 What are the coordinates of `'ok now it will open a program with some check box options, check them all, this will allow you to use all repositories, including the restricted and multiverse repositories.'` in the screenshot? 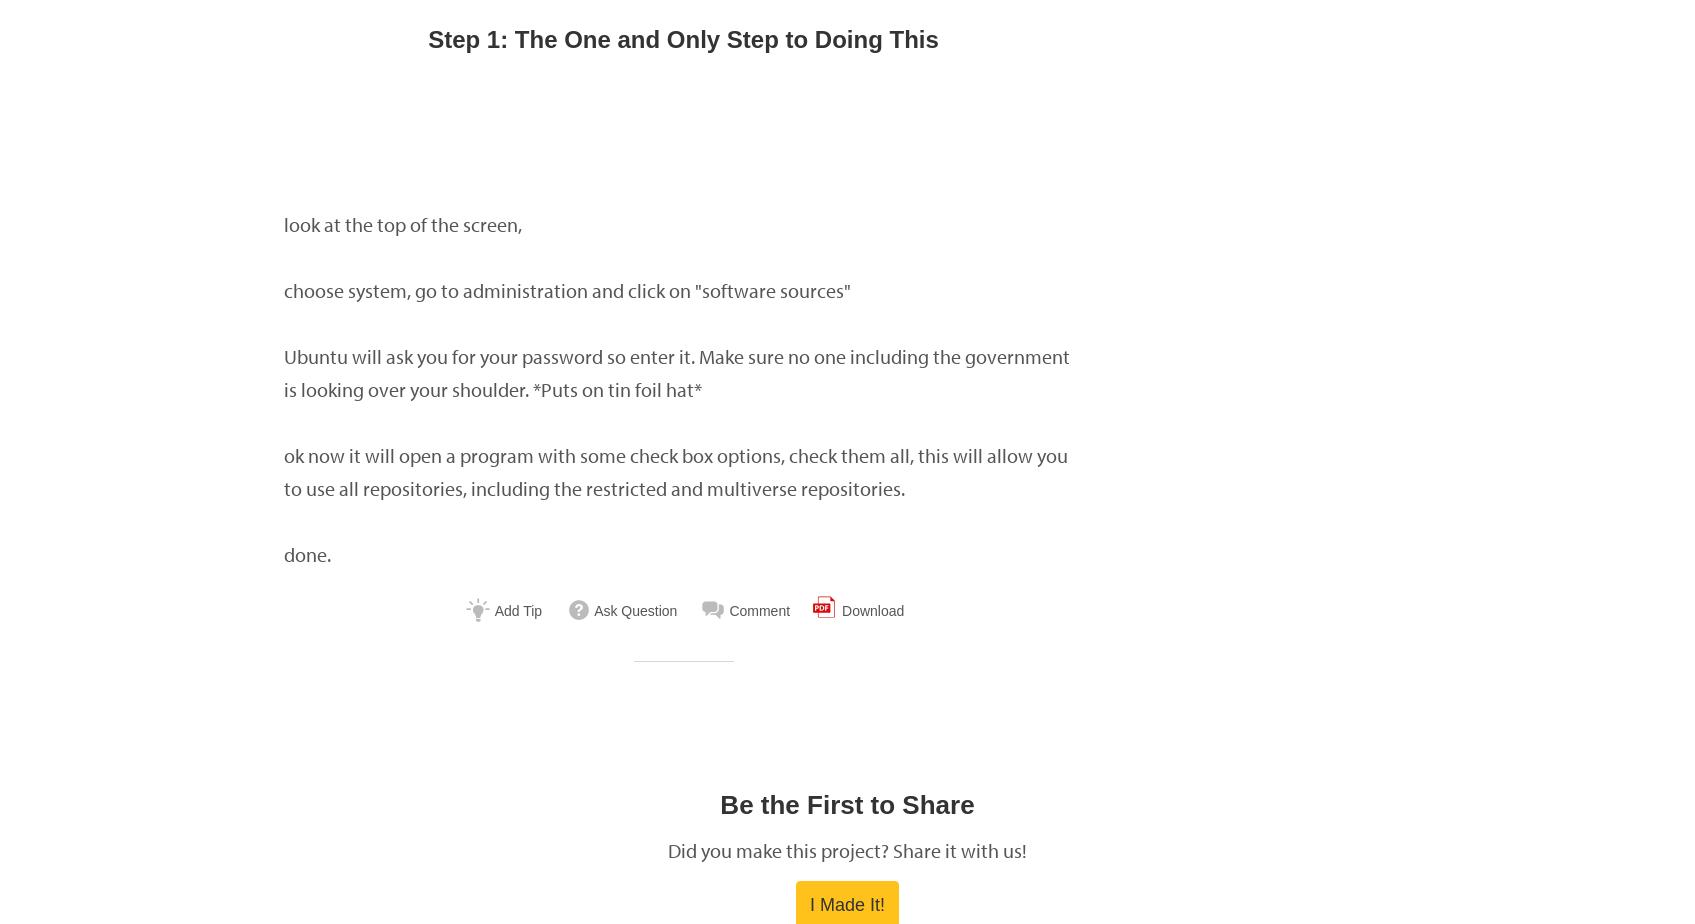 It's located at (674, 471).